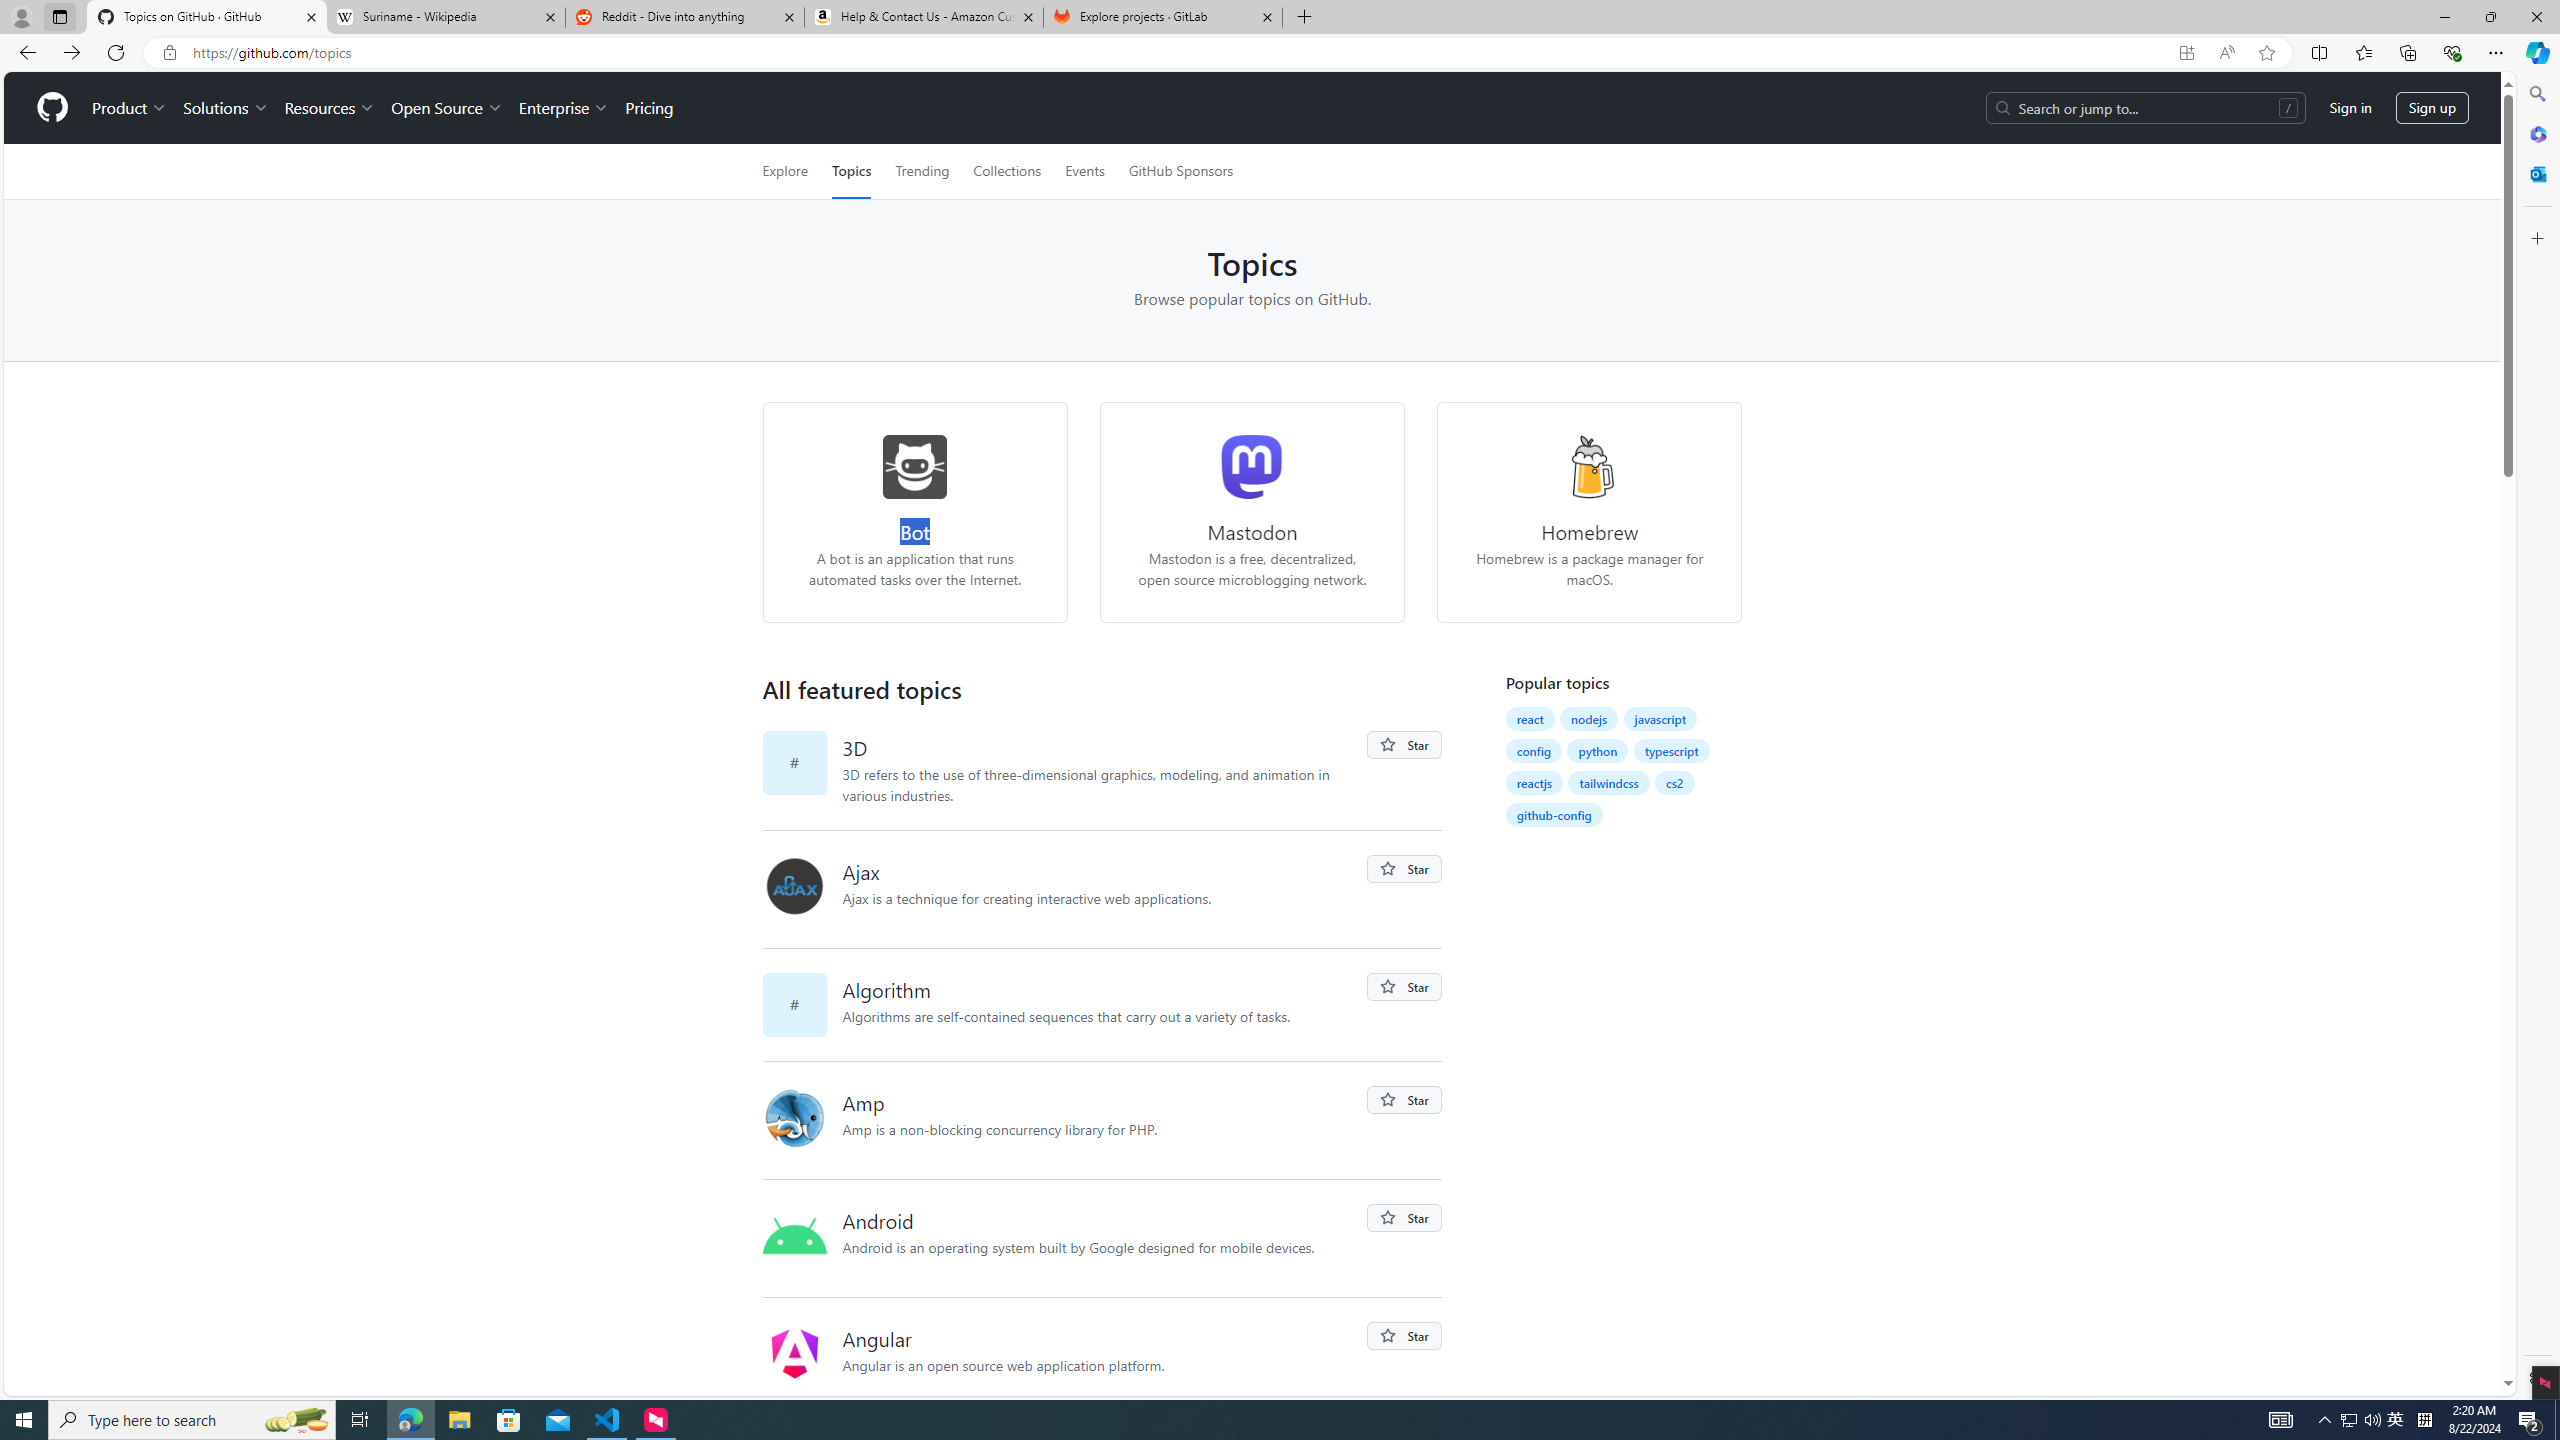 The image size is (2560, 1440). I want to click on 'Resources', so click(330, 107).